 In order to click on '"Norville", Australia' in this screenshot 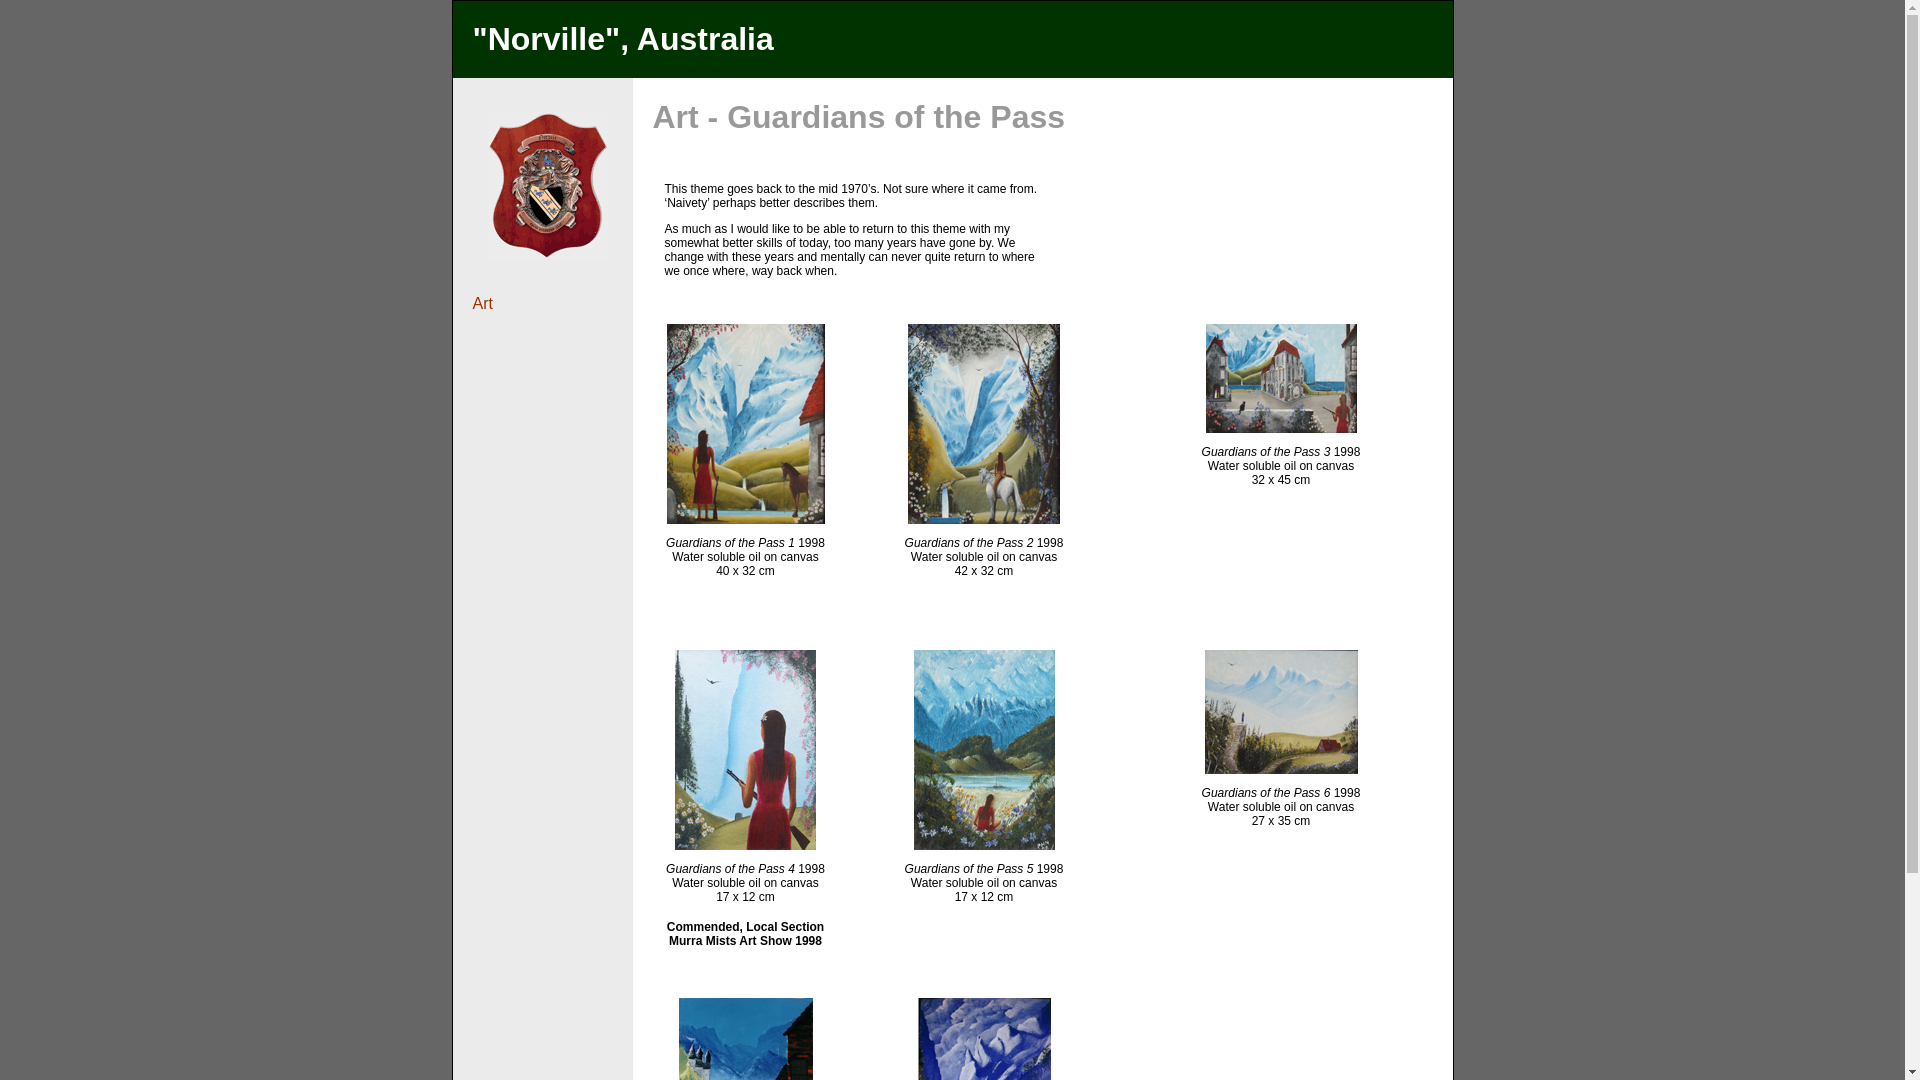, I will do `click(621, 38)`.